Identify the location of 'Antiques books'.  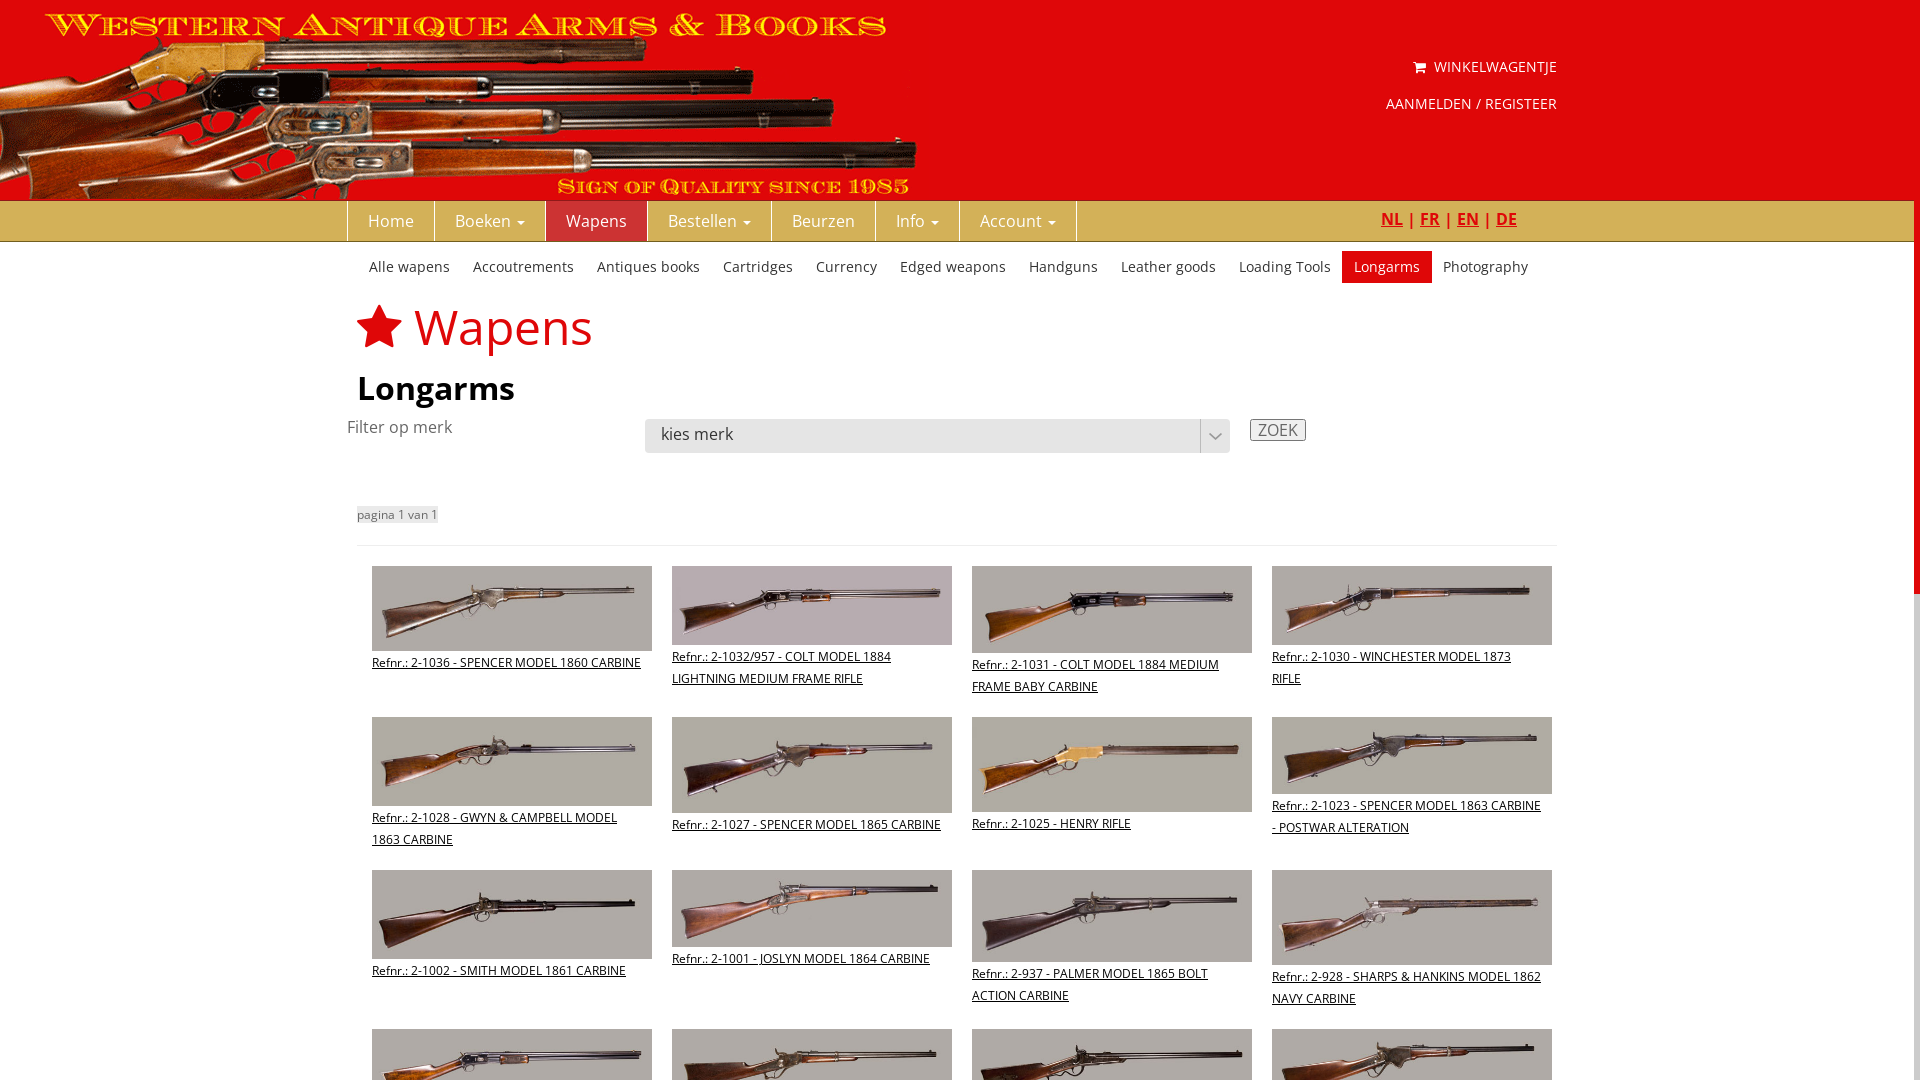
(648, 265).